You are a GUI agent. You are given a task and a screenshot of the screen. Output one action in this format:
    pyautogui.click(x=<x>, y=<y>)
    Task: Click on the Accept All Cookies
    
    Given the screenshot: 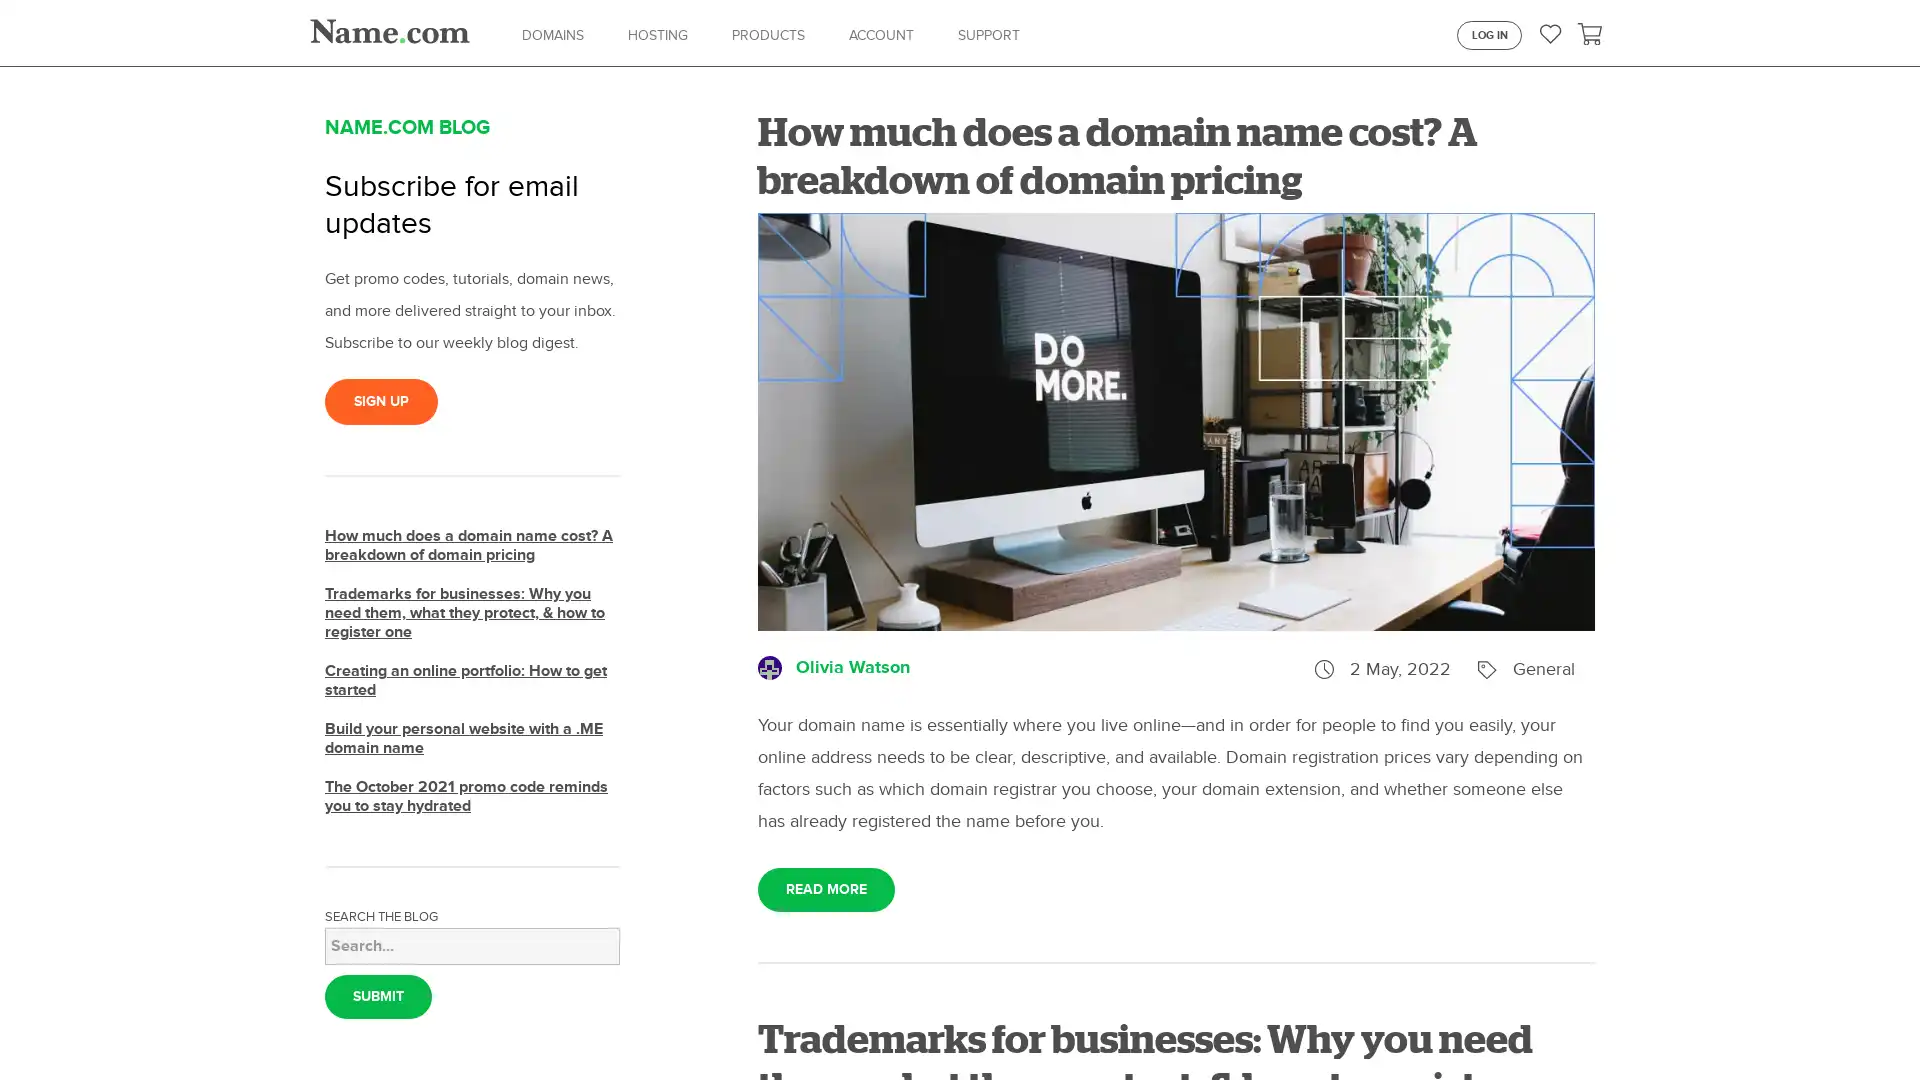 What is the action you would take?
    pyautogui.click(x=1541, y=1026)
    